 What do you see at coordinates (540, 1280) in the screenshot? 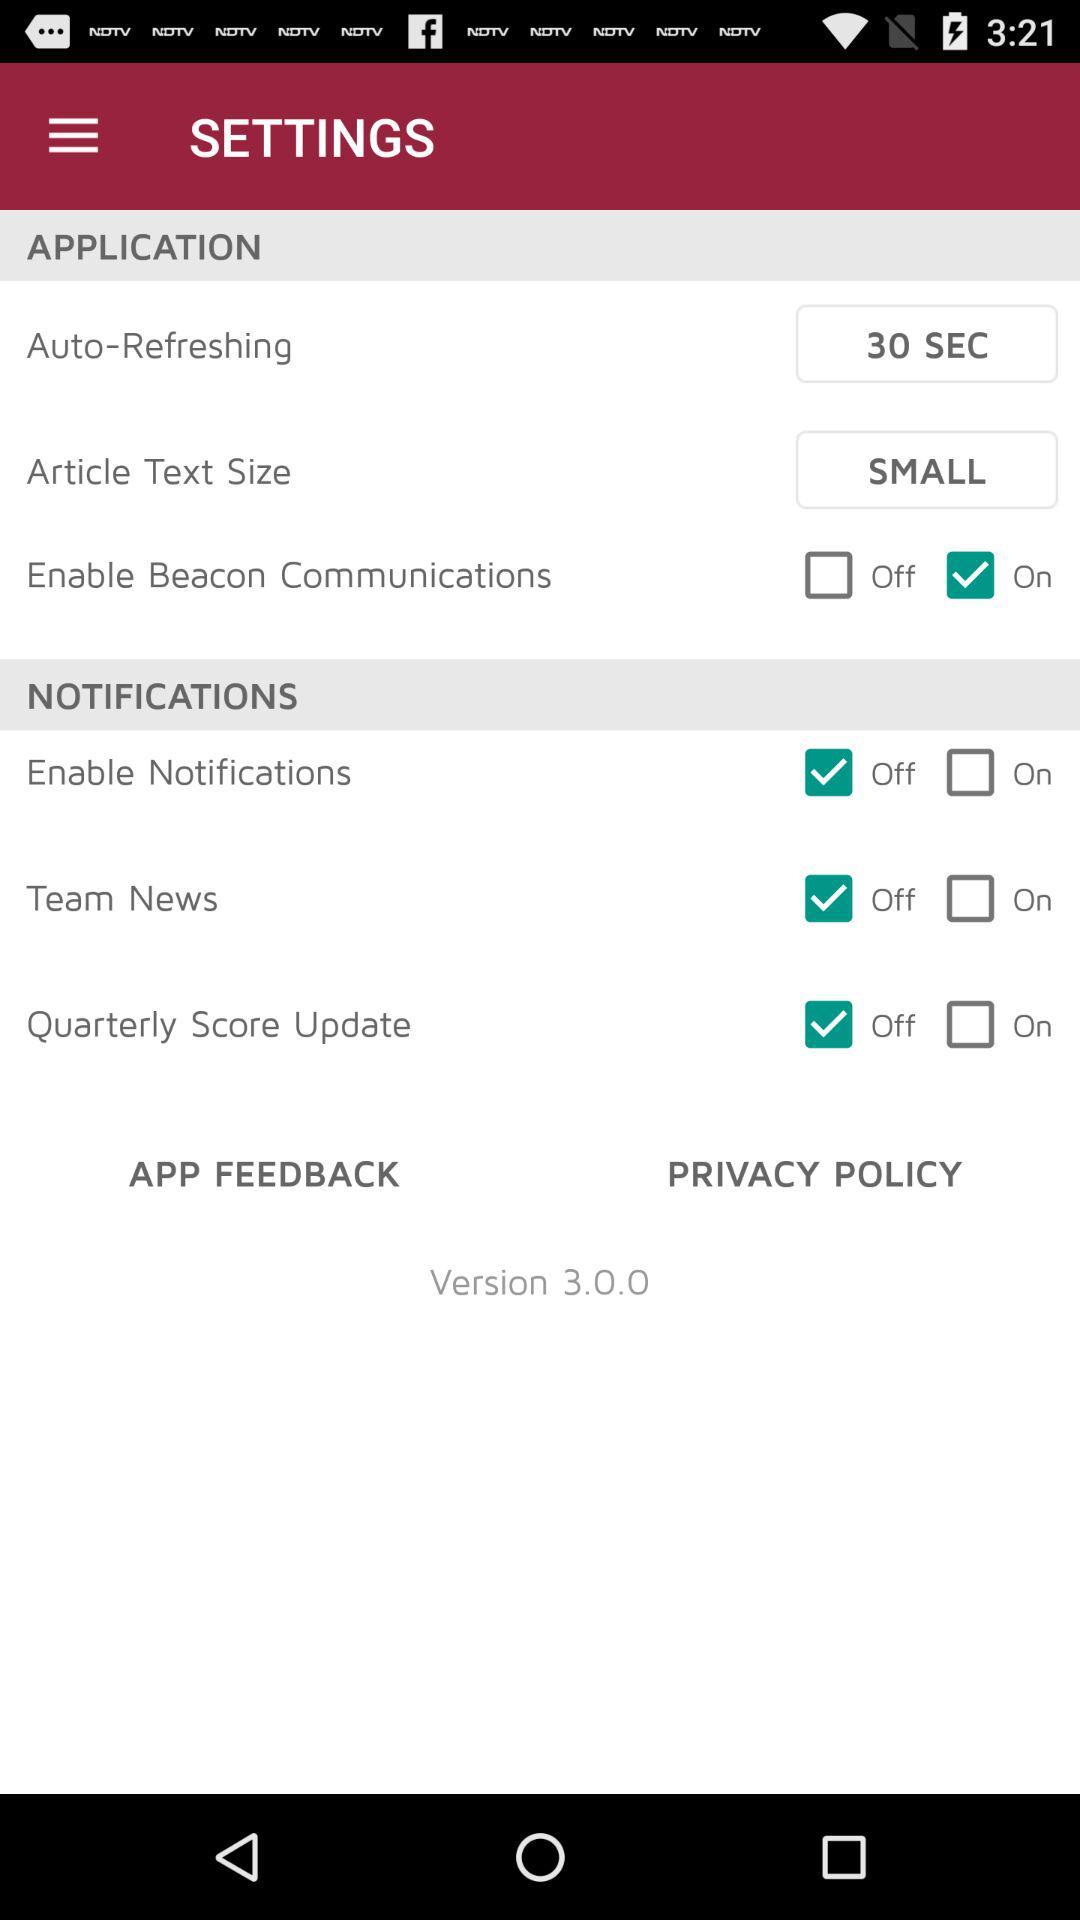
I see `the version 3 0 icon` at bounding box center [540, 1280].